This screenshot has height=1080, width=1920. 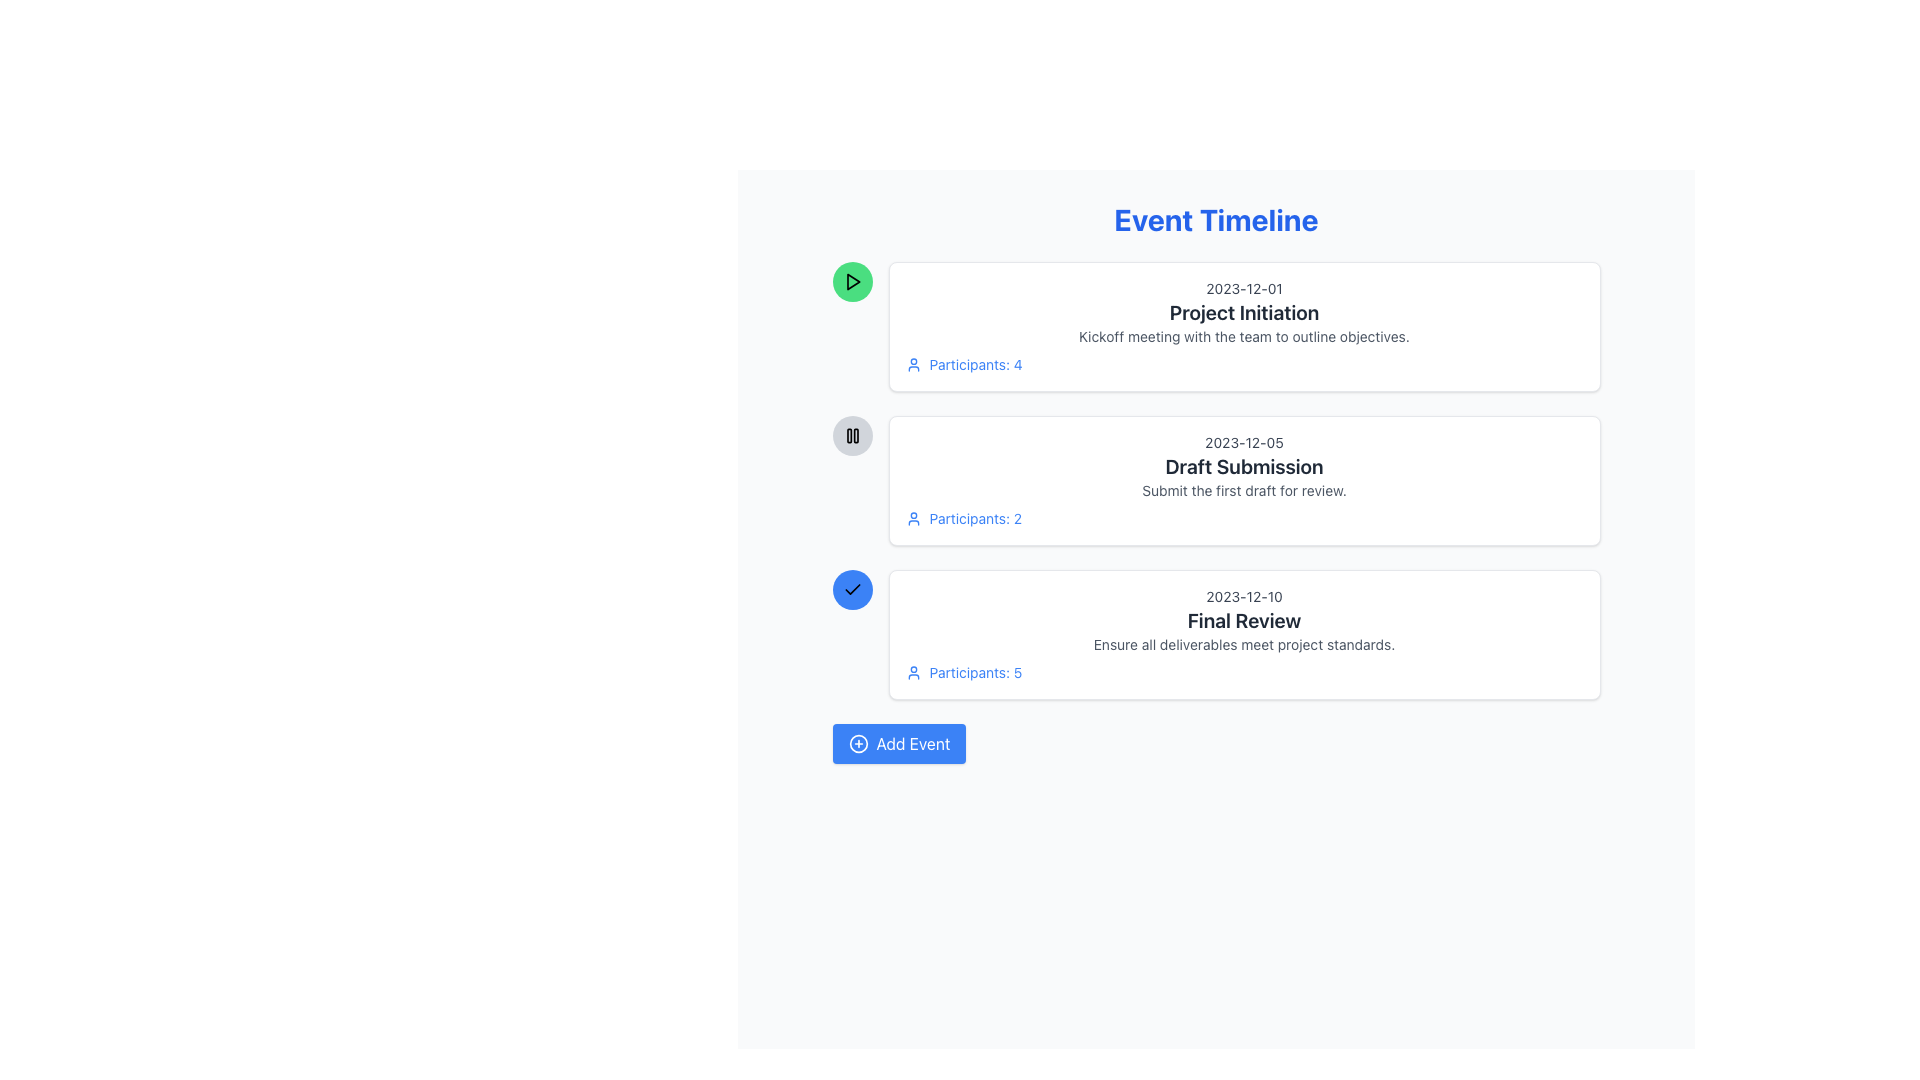 I want to click on the 'Final Review' event display card, which is the third item, so click(x=1215, y=635).